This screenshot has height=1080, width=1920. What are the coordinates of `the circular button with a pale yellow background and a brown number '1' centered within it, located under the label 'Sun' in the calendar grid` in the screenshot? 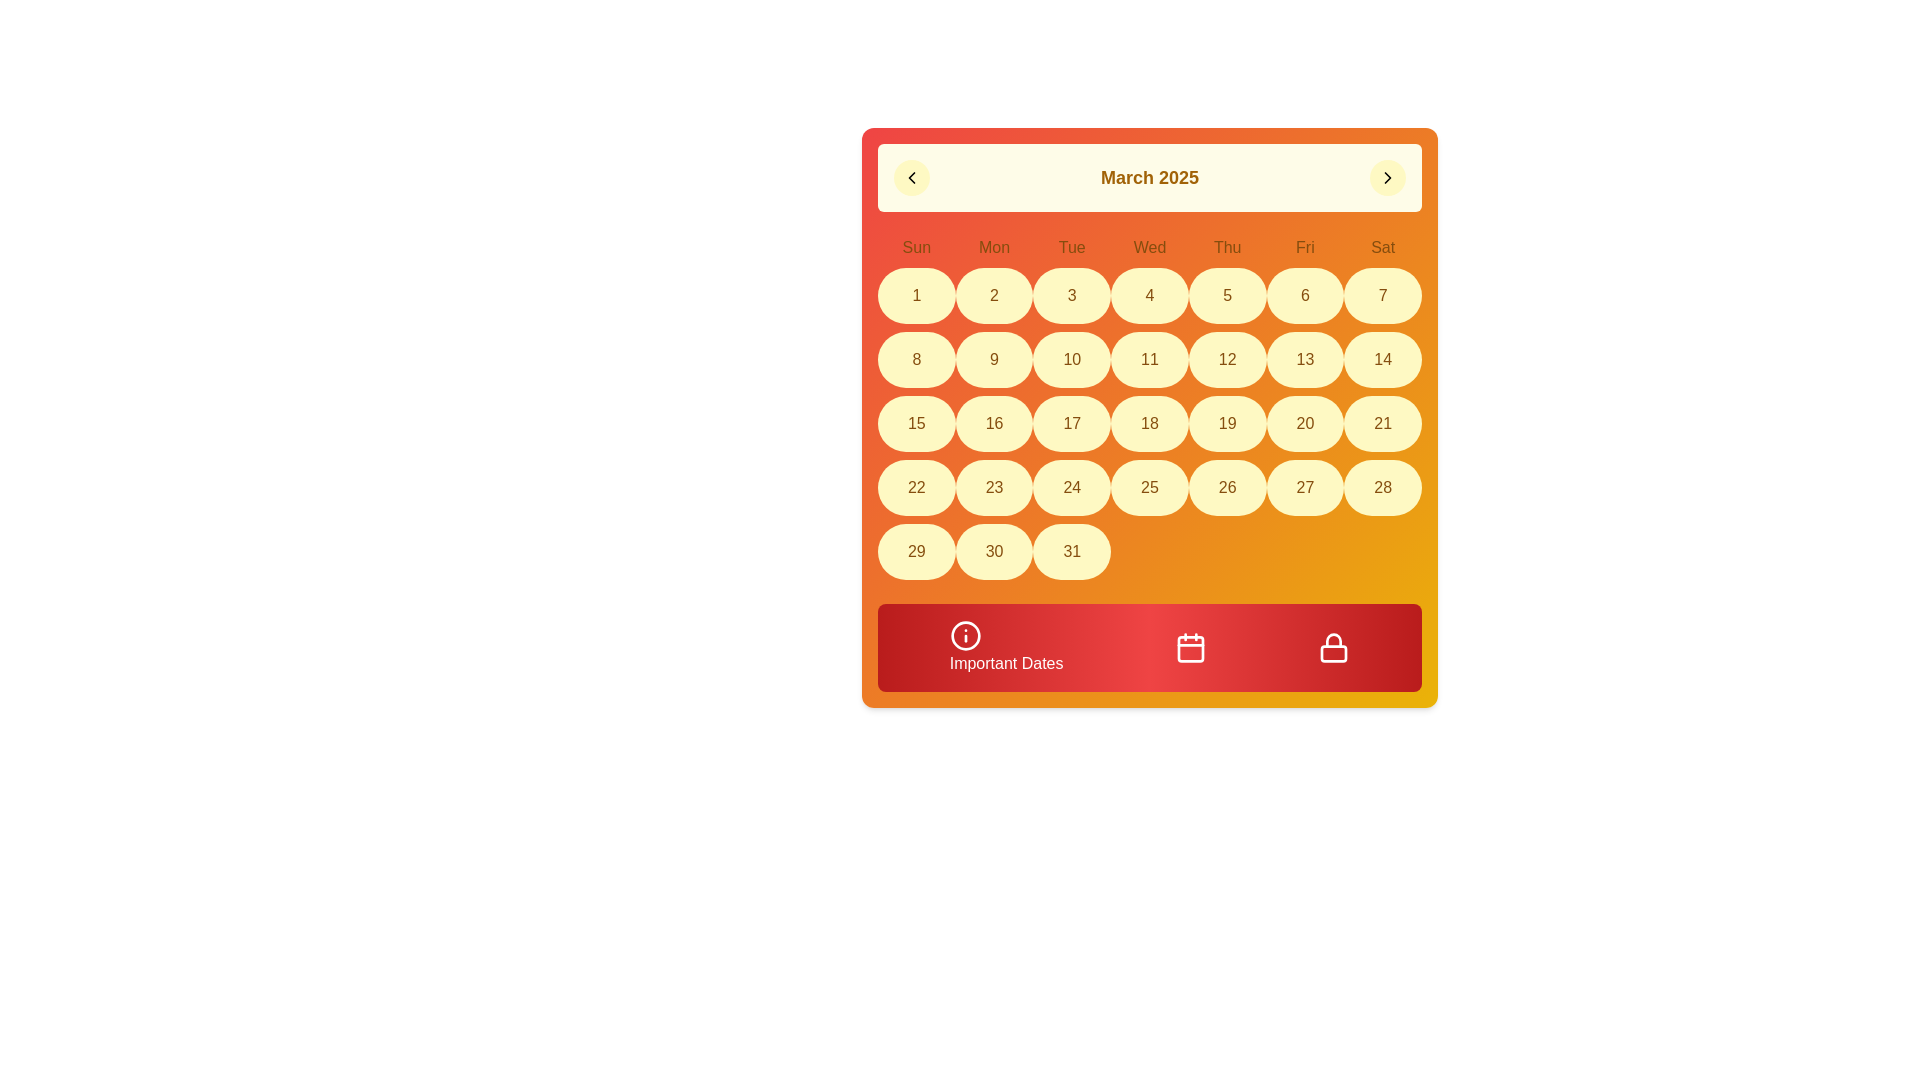 It's located at (915, 296).